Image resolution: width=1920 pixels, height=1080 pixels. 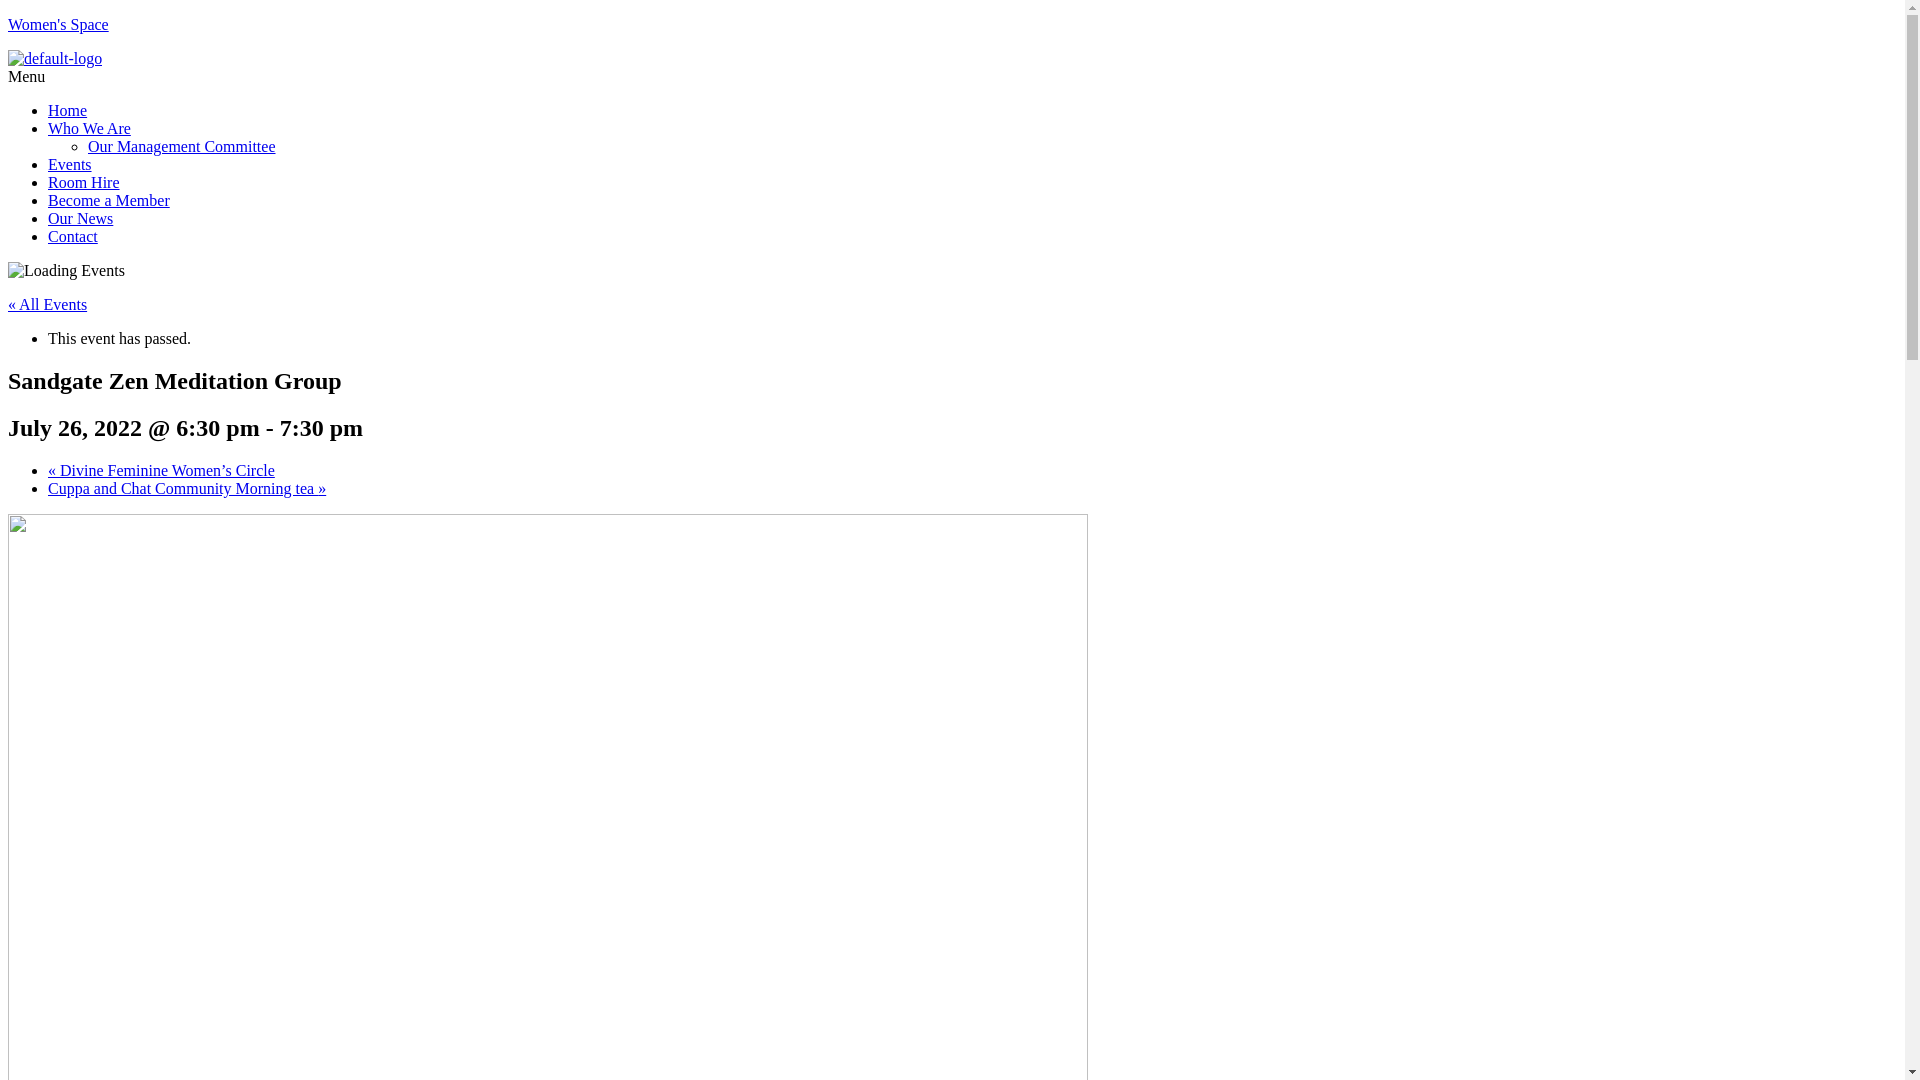 I want to click on 'Women's Space', so click(x=58, y=24).